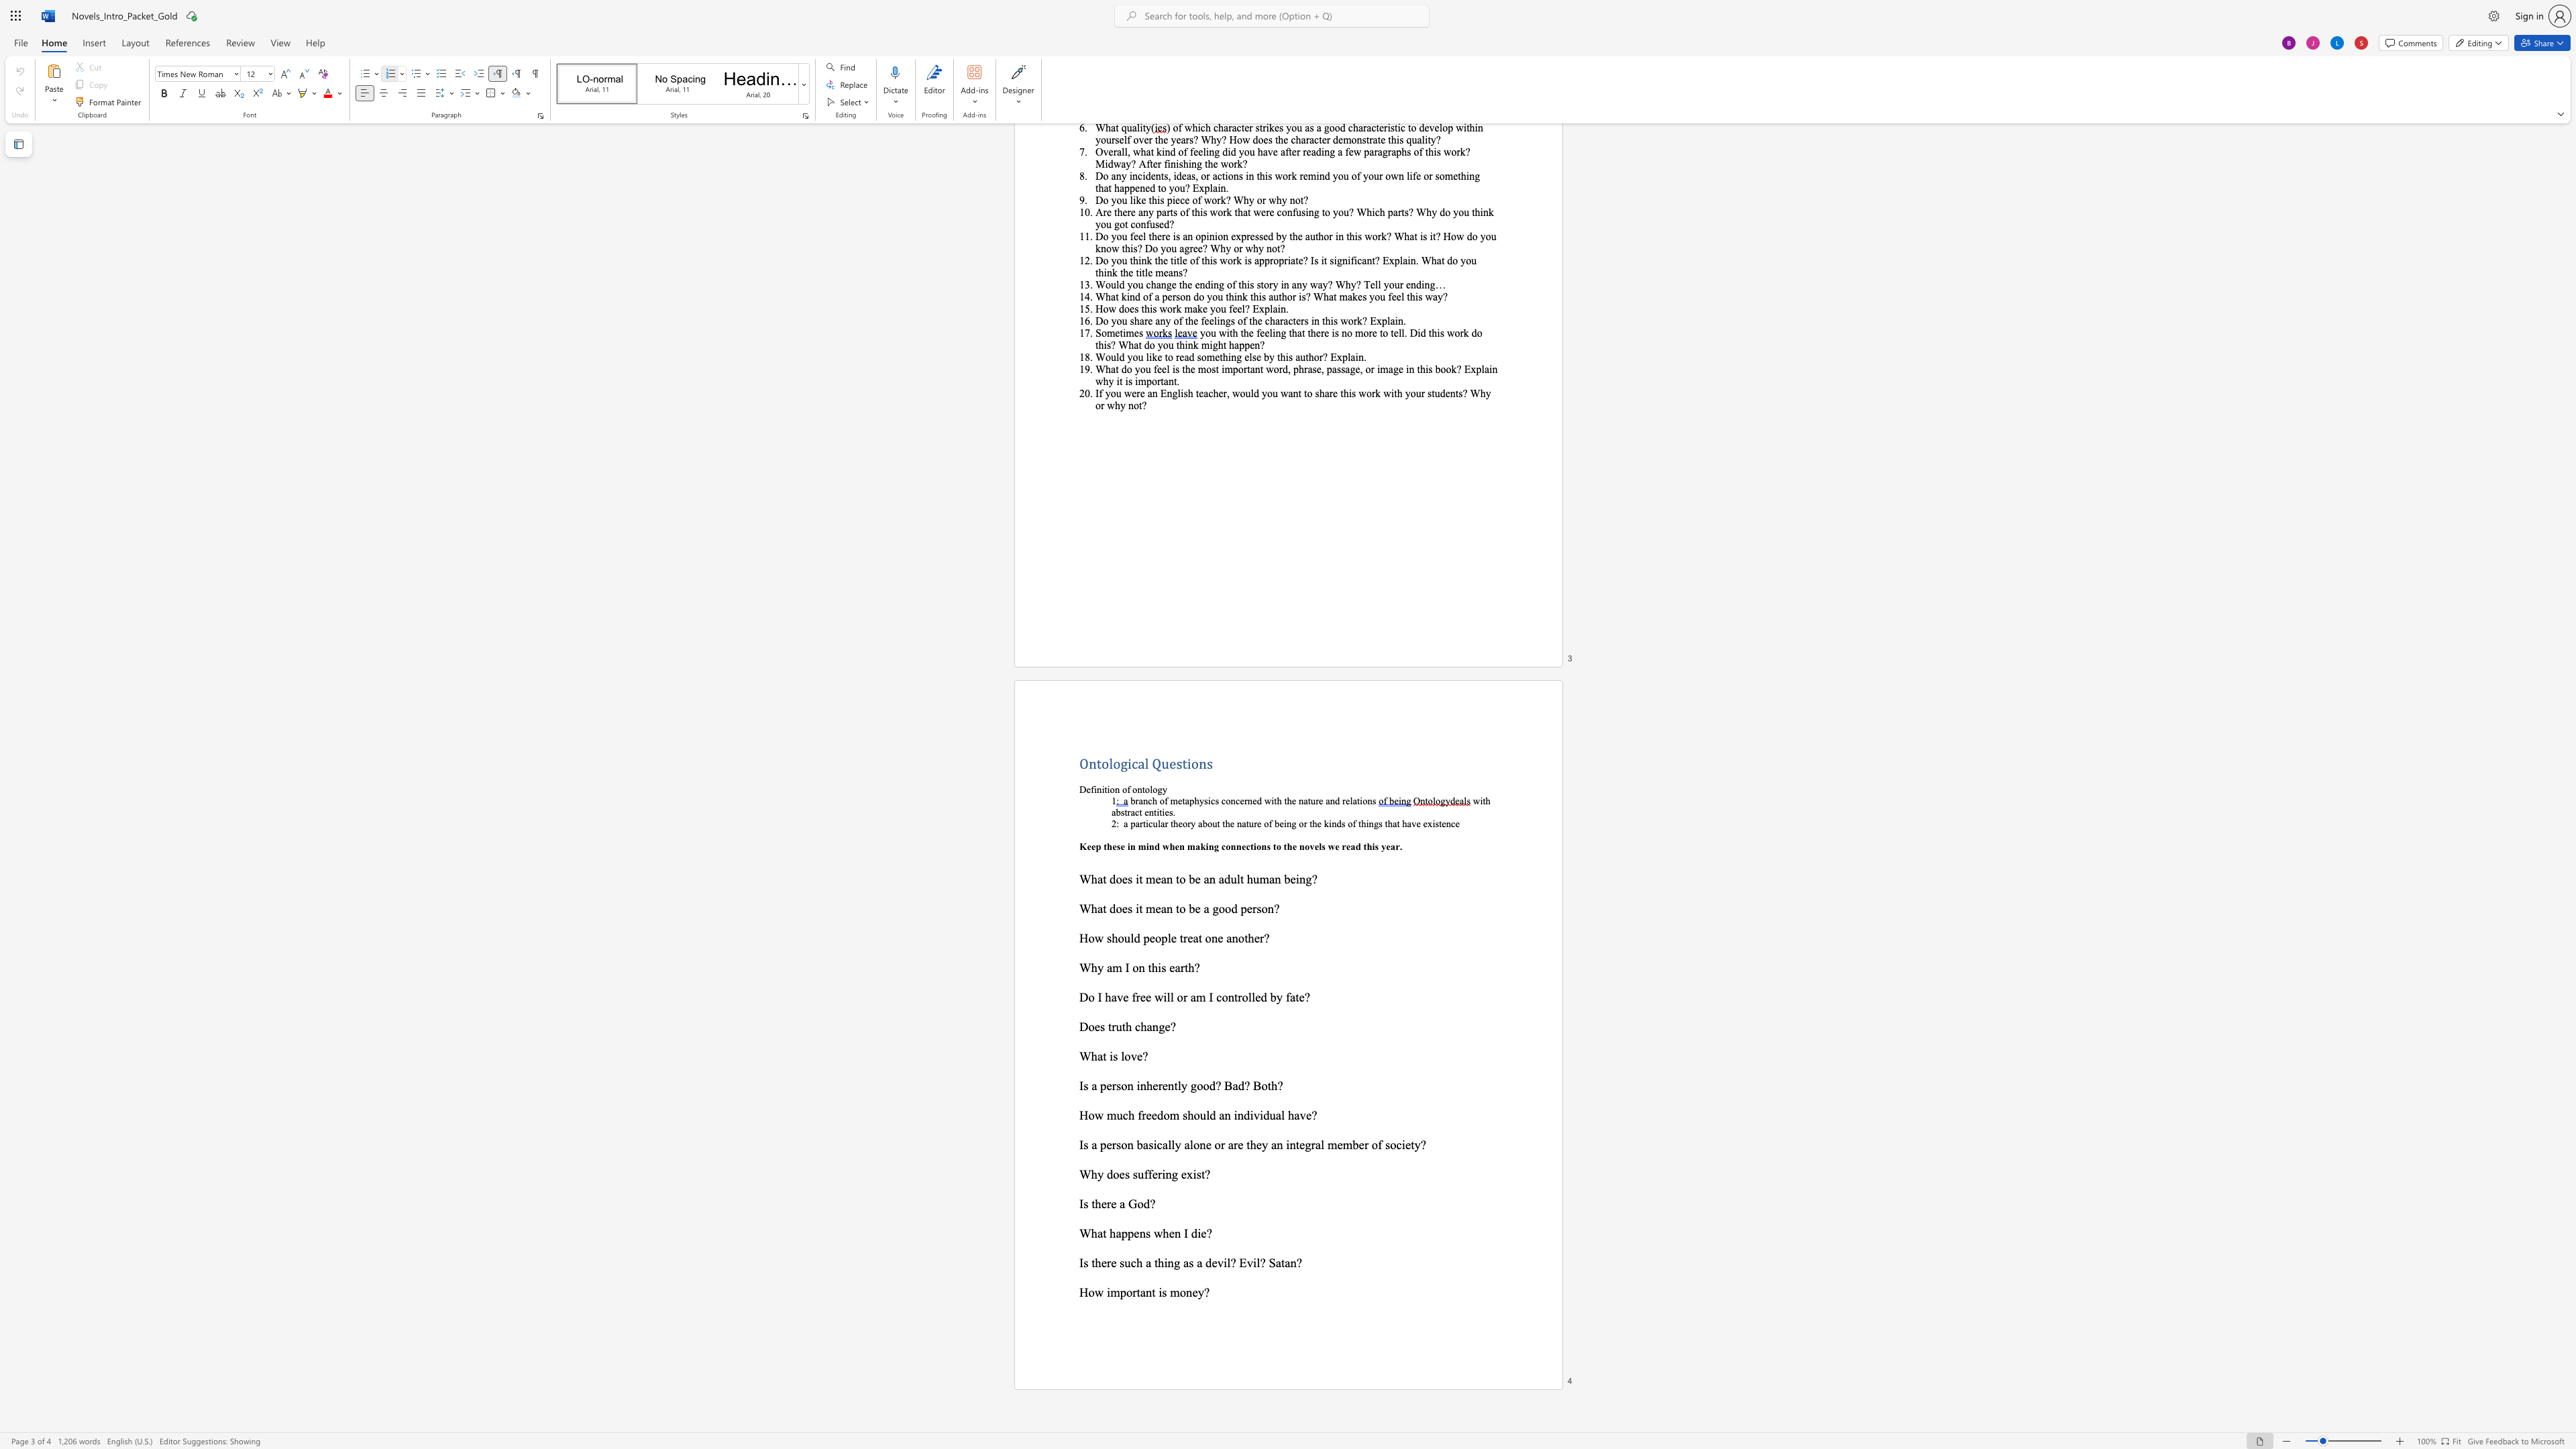 The height and width of the screenshot is (1449, 2576). I want to click on the 2th character "o" in the text, so click(1124, 788).